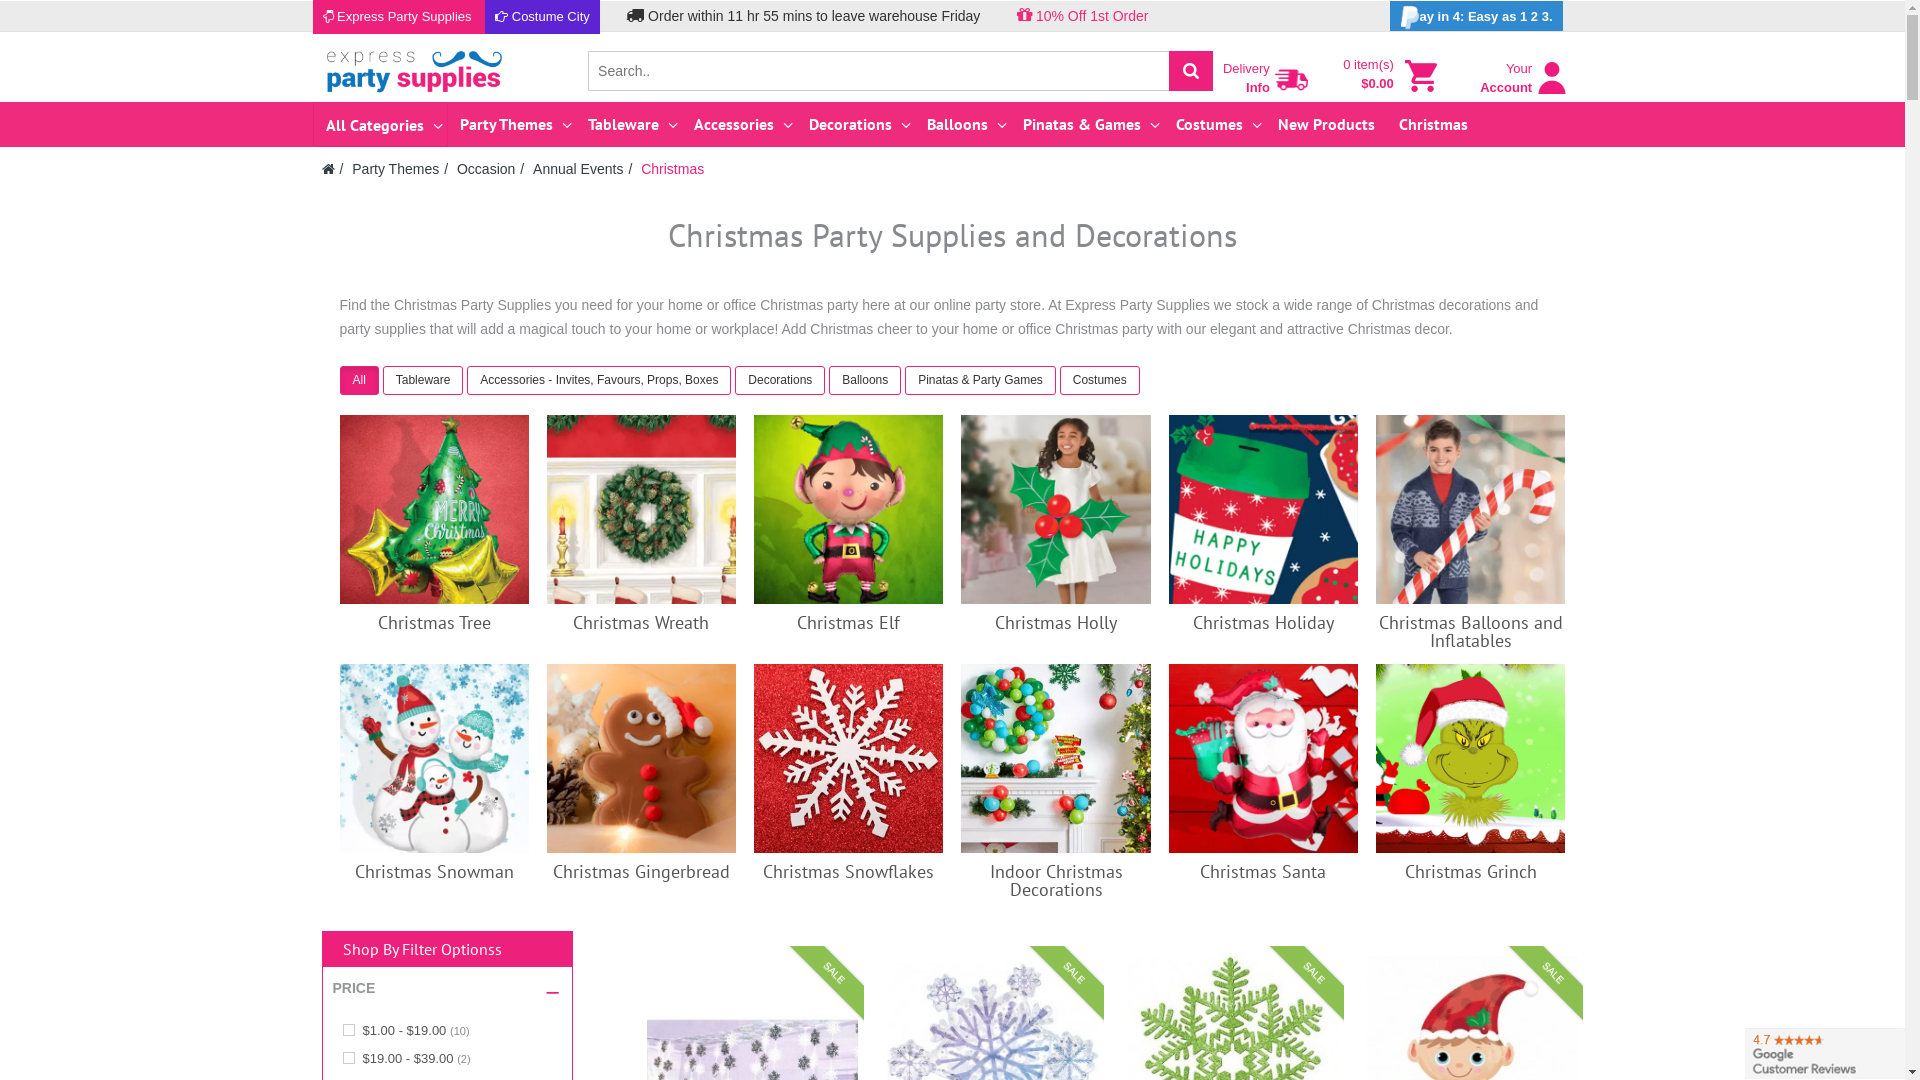 This screenshot has height=1080, width=1920. What do you see at coordinates (383, 381) in the screenshot?
I see `'Tableware'` at bounding box center [383, 381].